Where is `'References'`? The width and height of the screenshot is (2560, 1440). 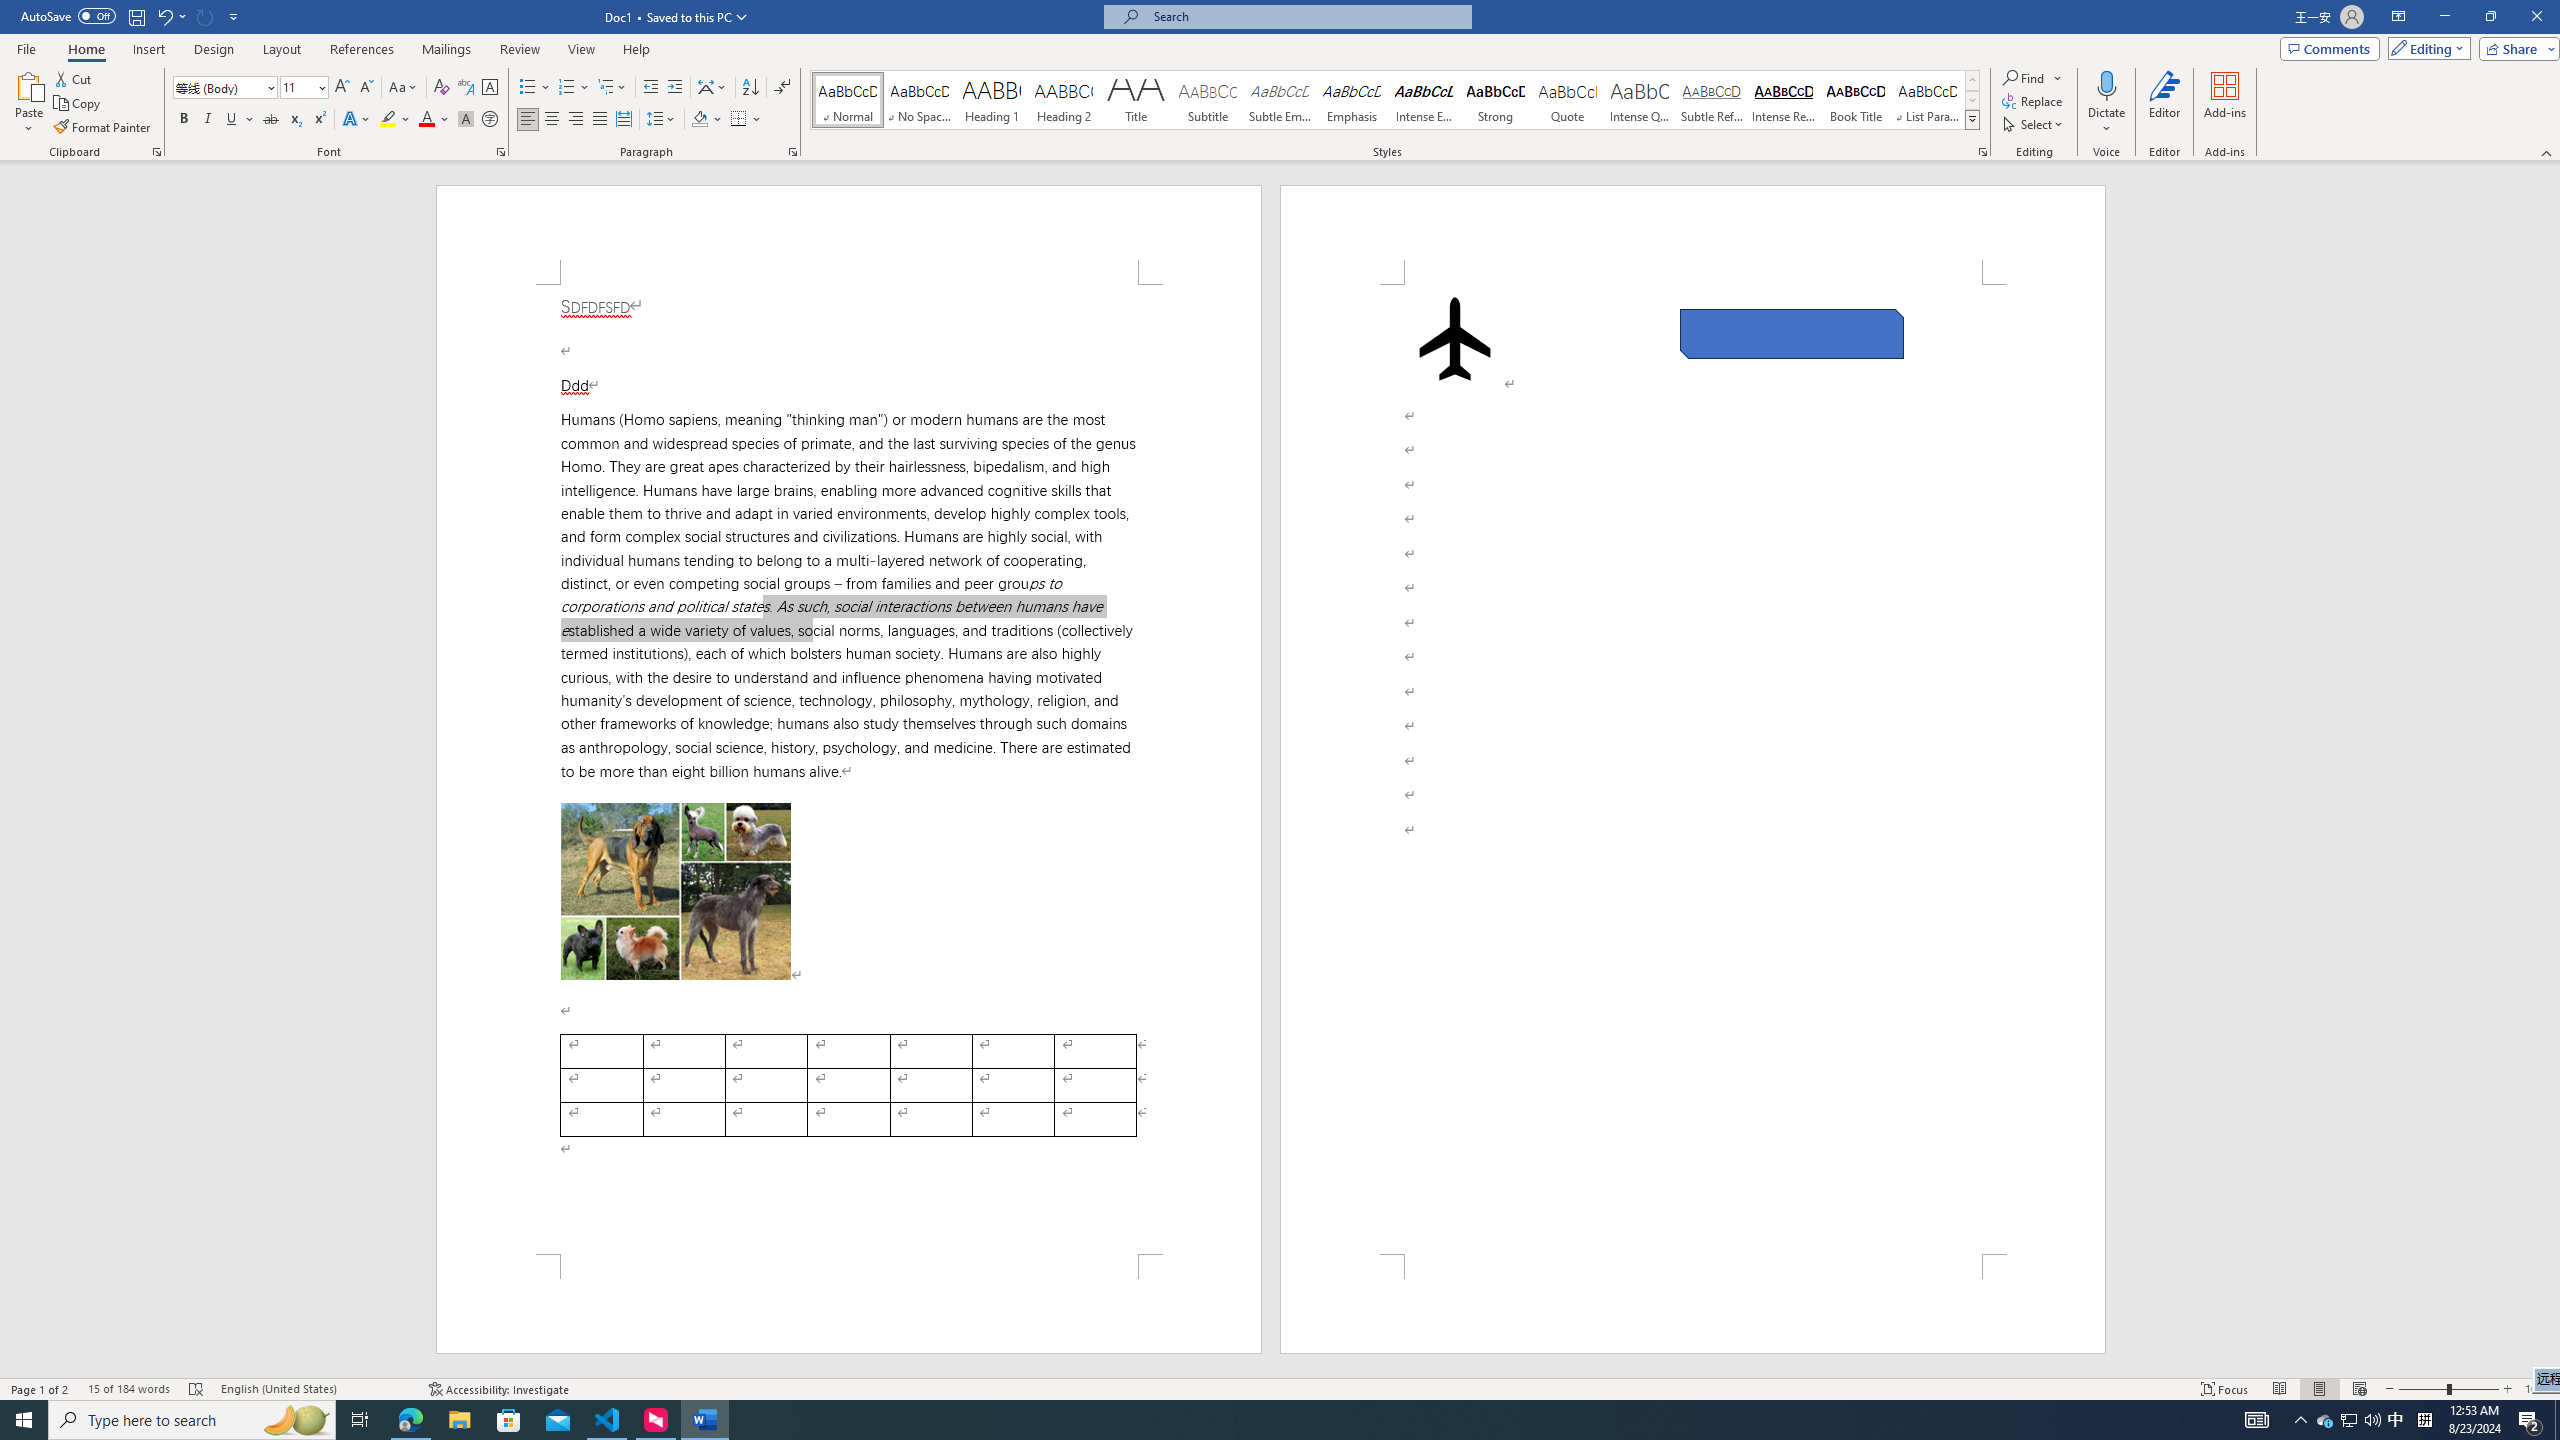 'References' is located at coordinates (362, 49).